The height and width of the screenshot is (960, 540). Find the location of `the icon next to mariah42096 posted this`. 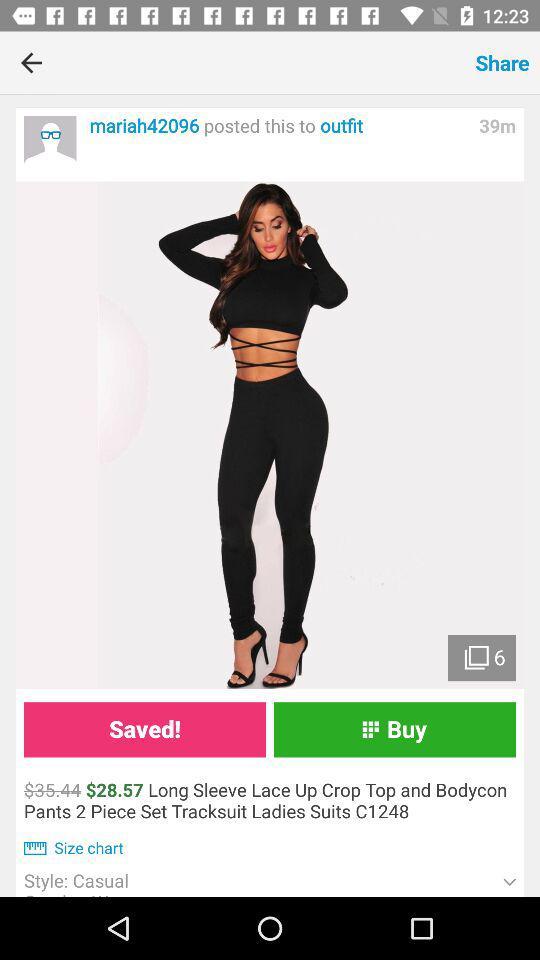

the icon next to mariah42096 posted this is located at coordinates (50, 141).